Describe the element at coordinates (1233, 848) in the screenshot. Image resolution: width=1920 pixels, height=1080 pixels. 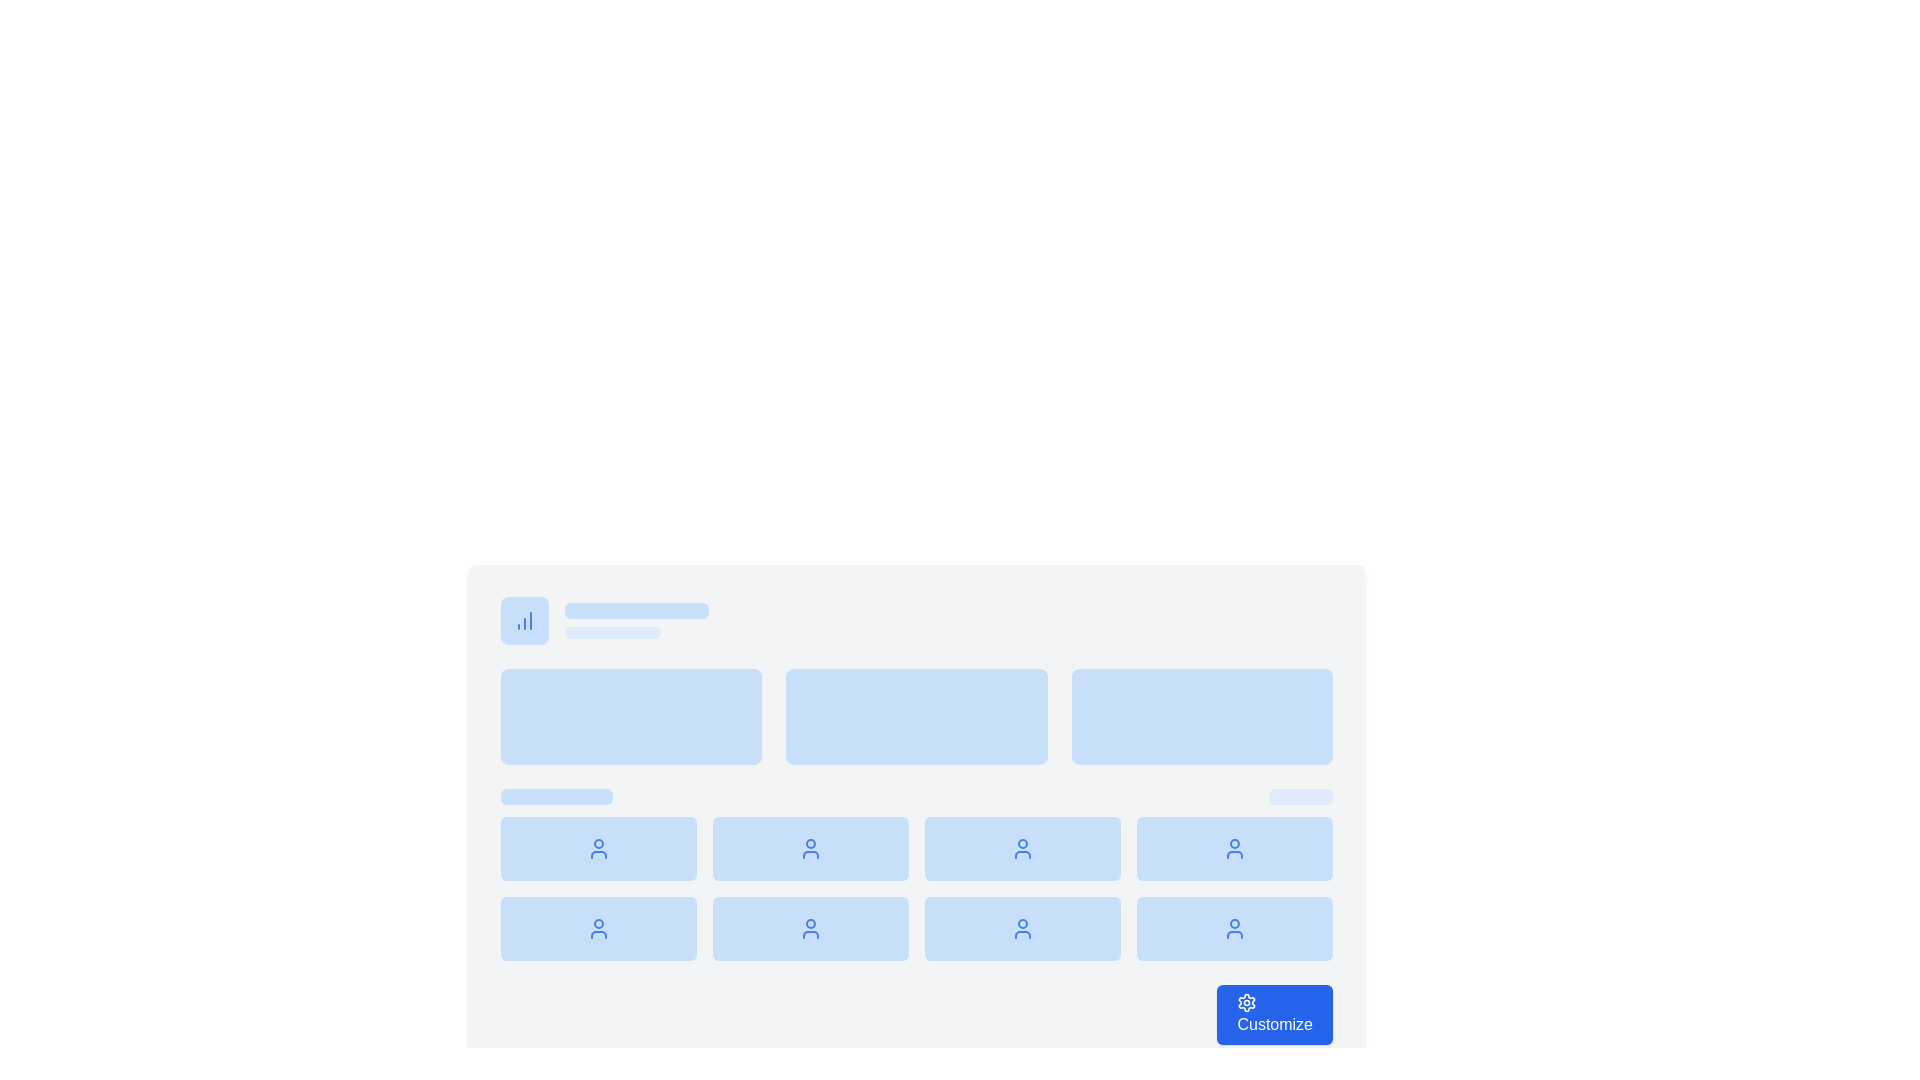
I see `the user profile icon located in the lower-right region of the interface` at that location.